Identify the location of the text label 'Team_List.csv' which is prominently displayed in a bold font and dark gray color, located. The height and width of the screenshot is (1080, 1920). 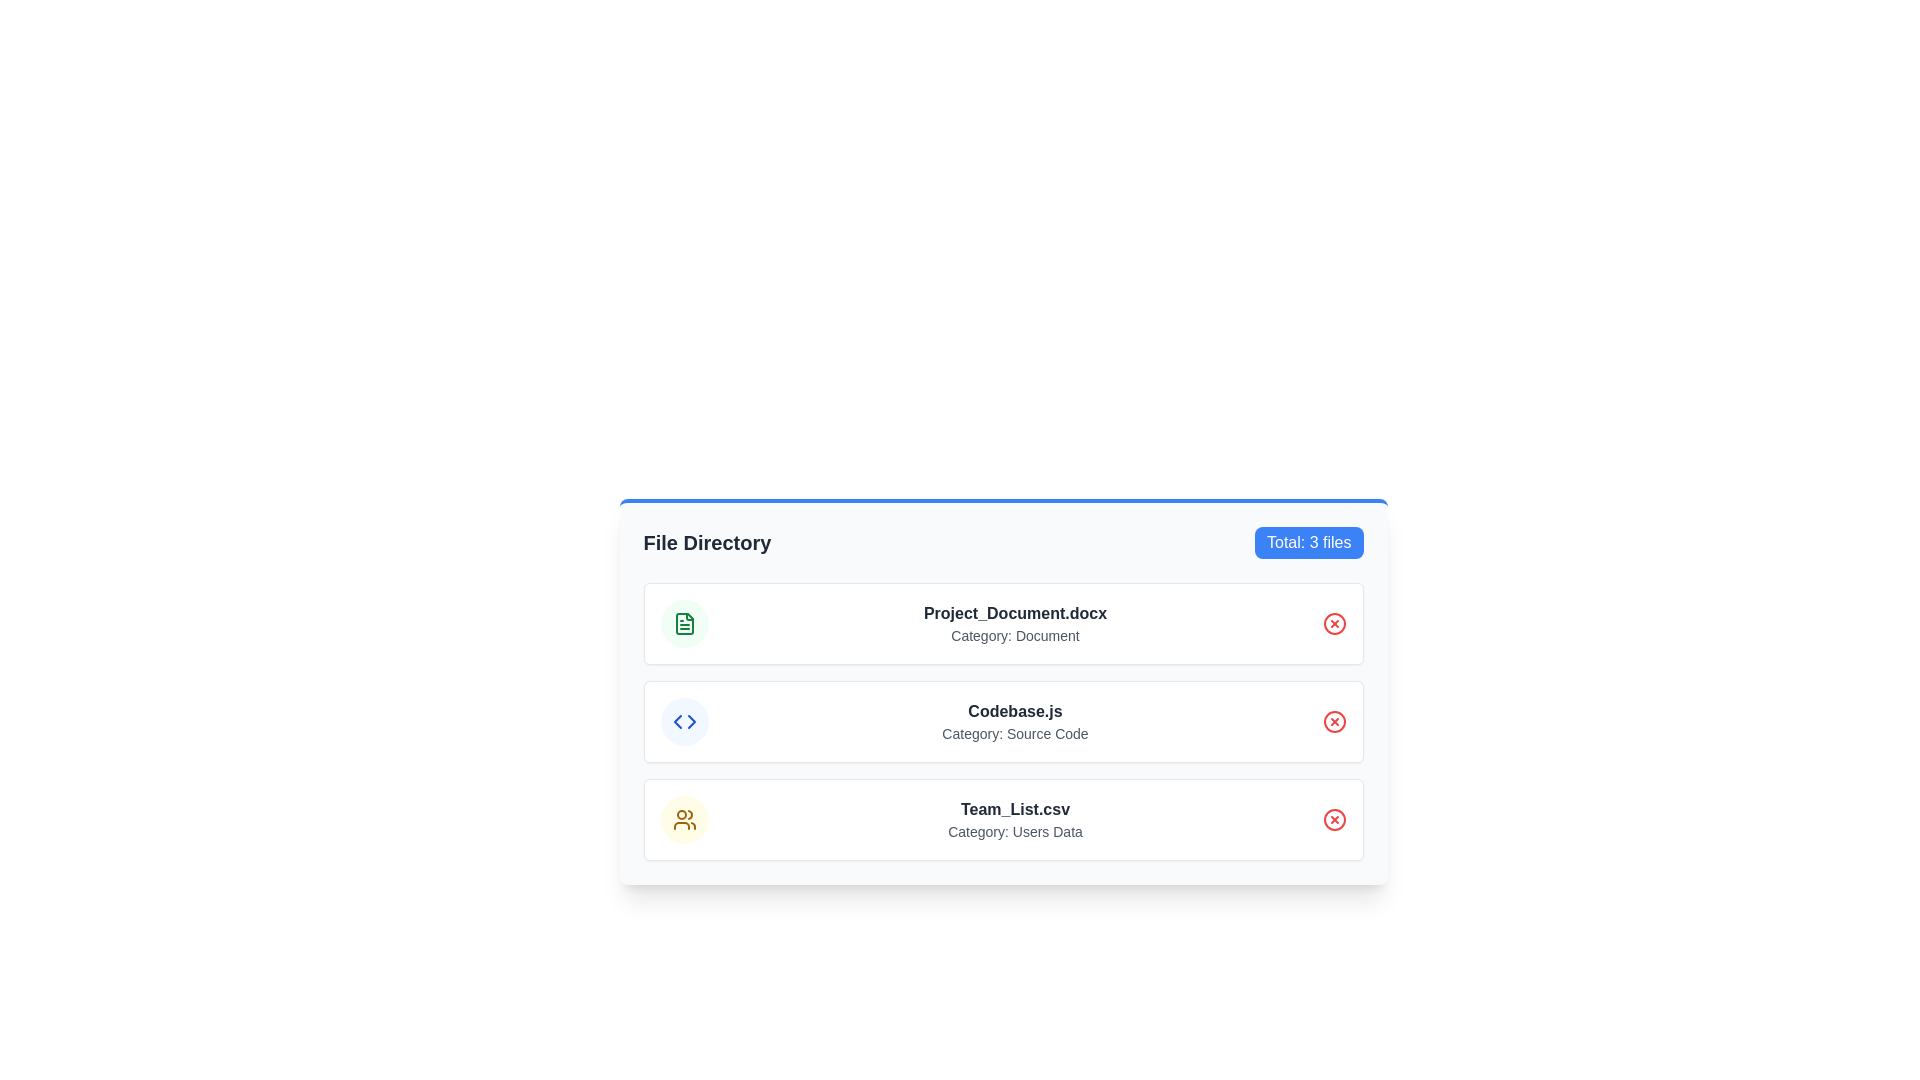
(1015, 810).